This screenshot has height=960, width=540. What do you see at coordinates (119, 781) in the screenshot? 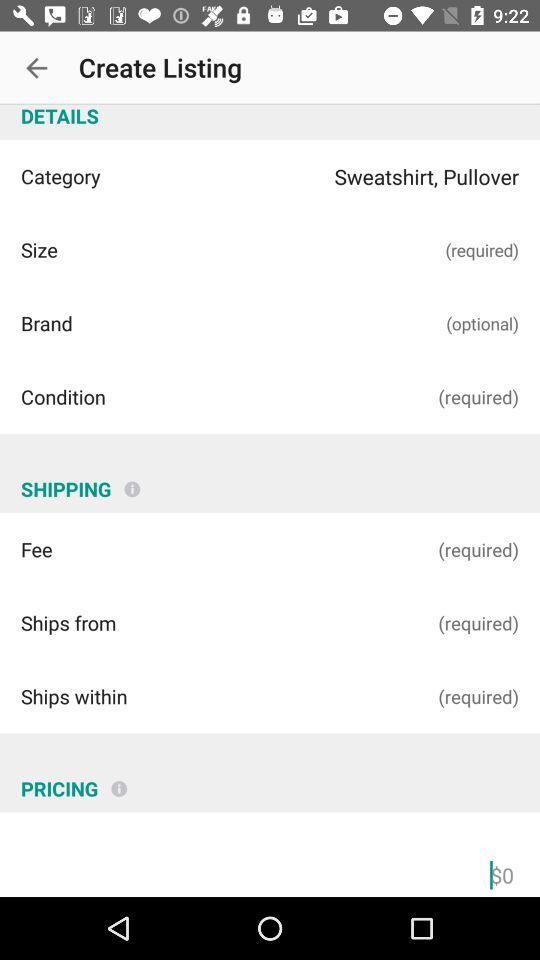
I see `the info icon` at bounding box center [119, 781].